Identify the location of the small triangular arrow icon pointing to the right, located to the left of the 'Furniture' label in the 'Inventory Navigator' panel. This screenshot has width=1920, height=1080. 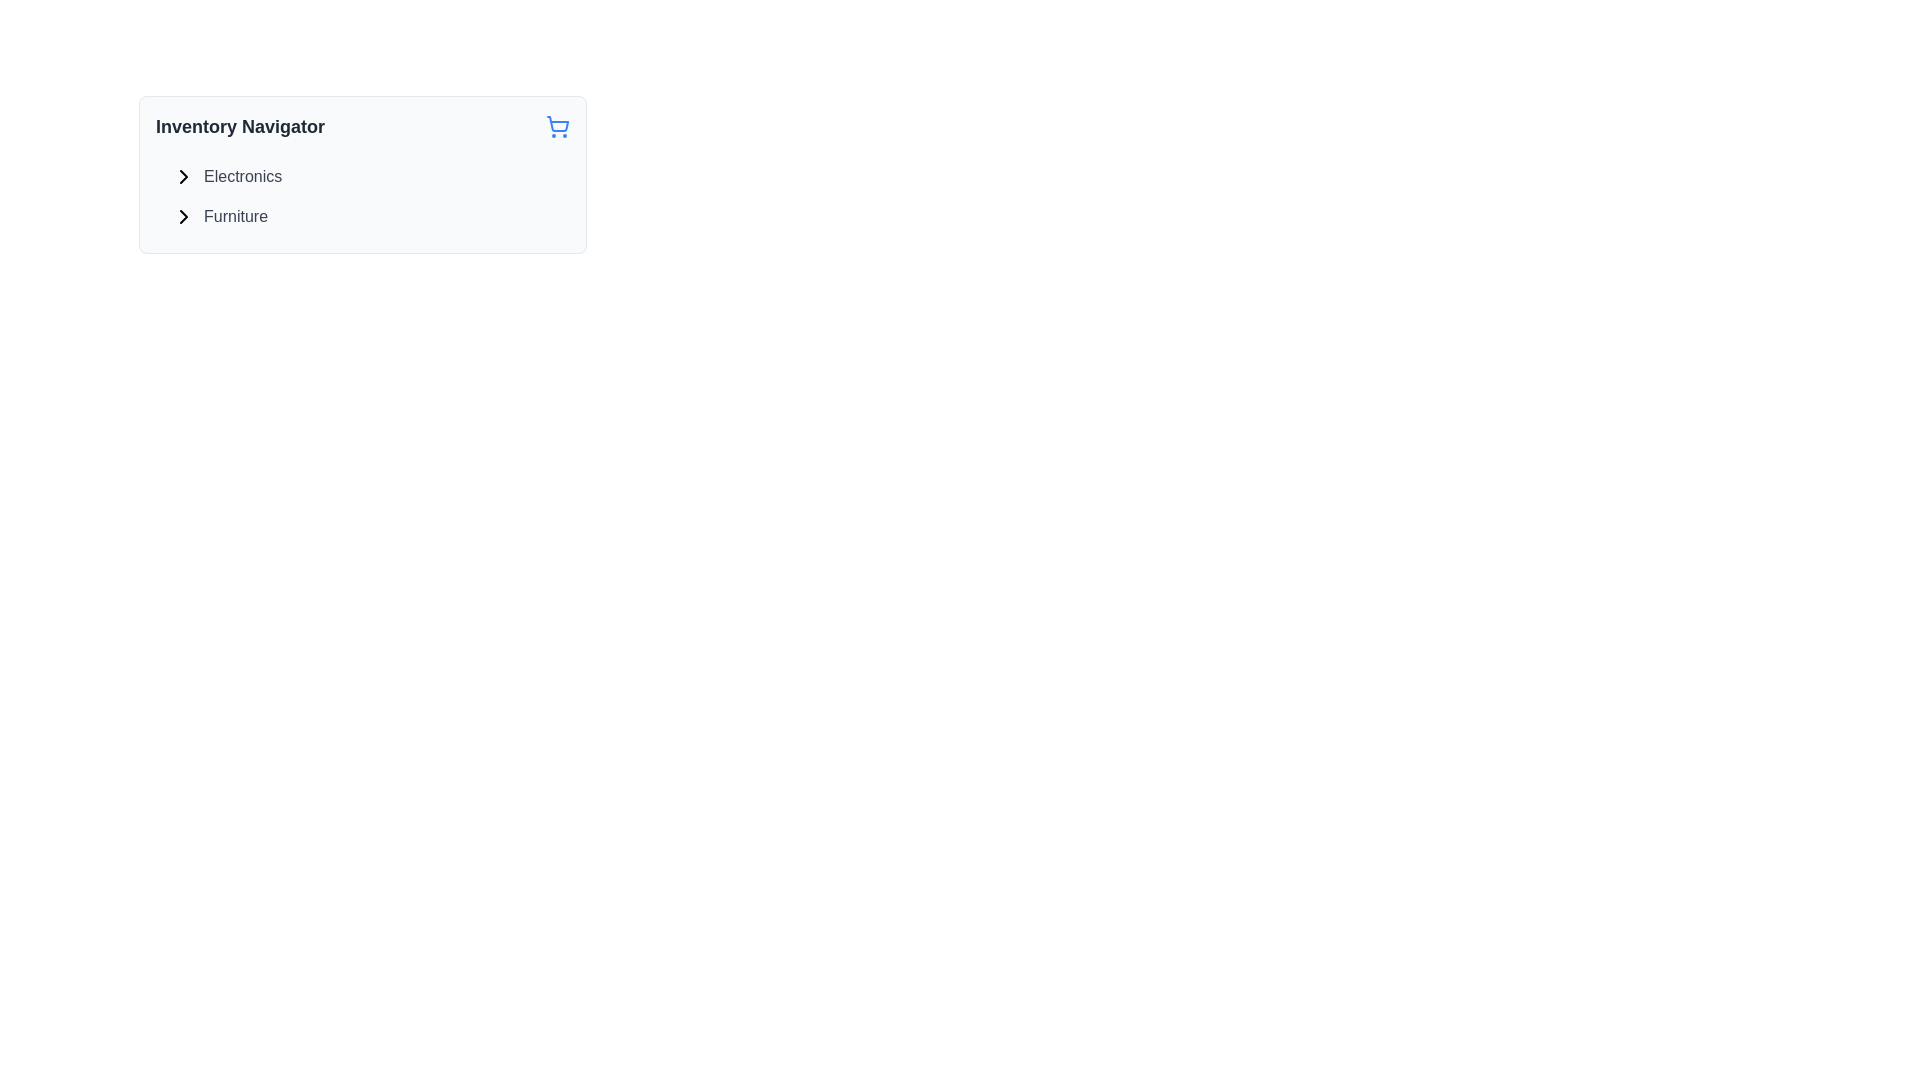
(183, 216).